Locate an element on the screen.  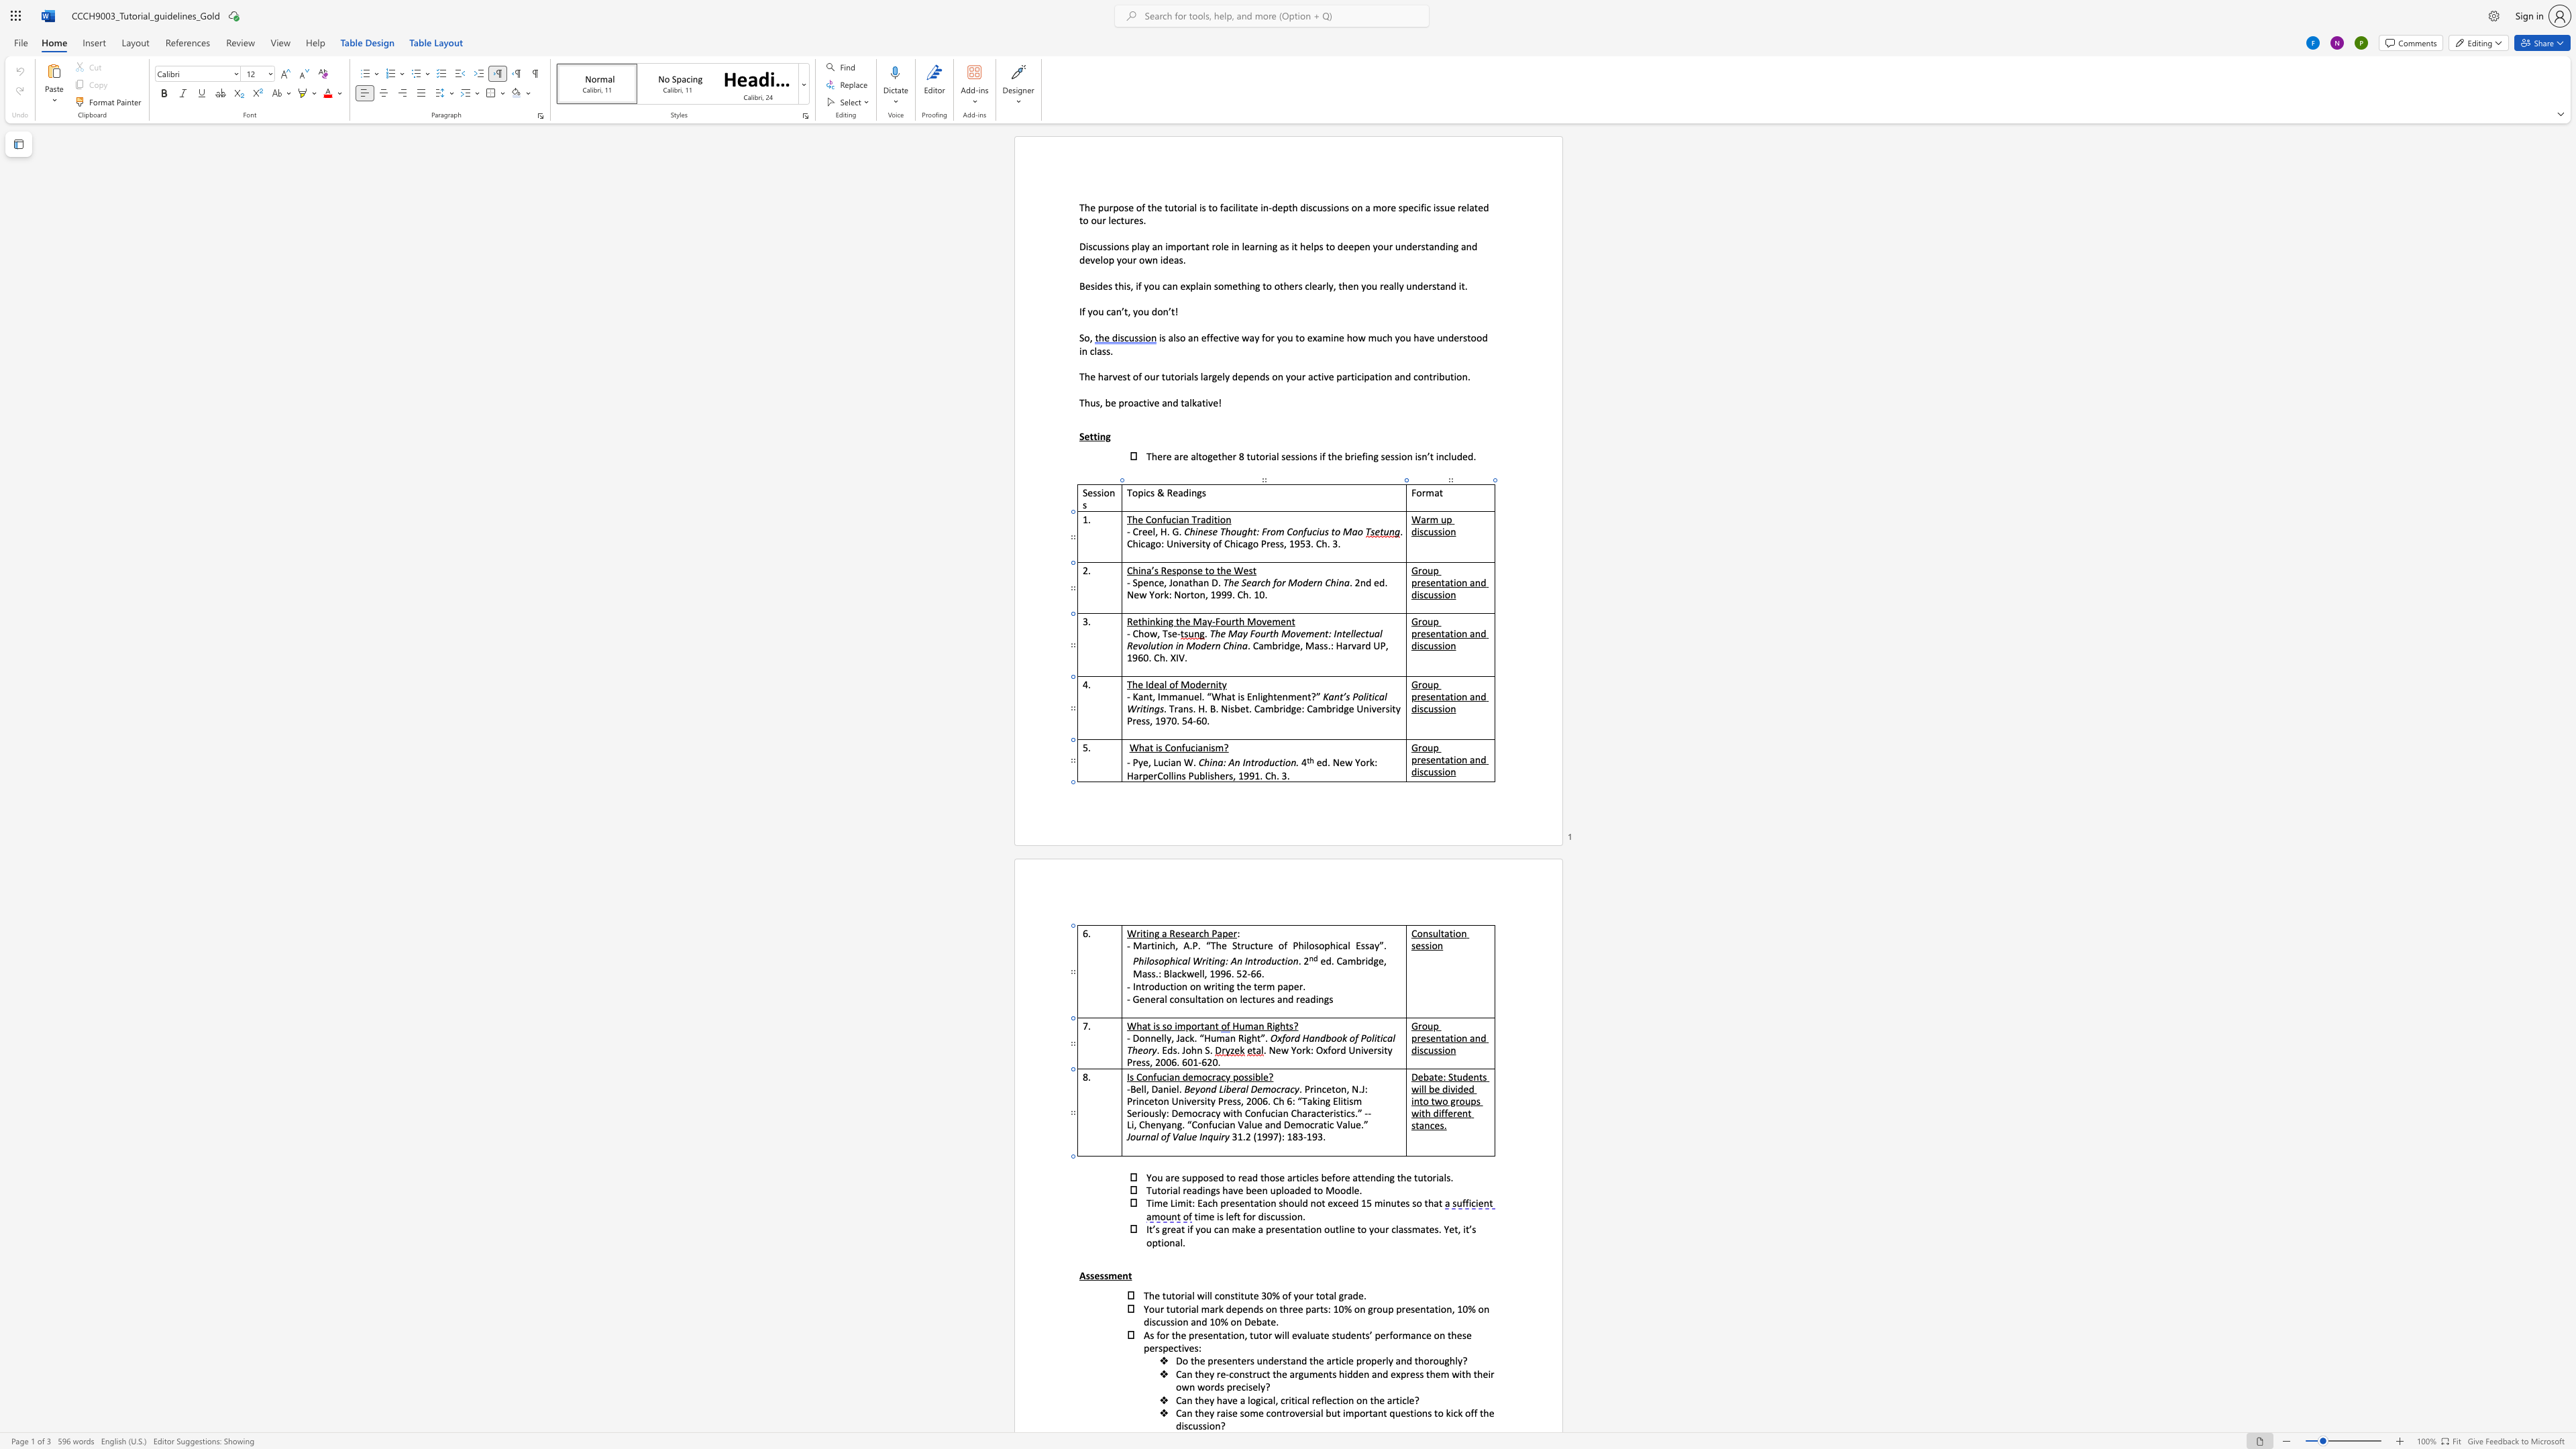
the 3th character "C" in the text is located at coordinates (1141, 1125).